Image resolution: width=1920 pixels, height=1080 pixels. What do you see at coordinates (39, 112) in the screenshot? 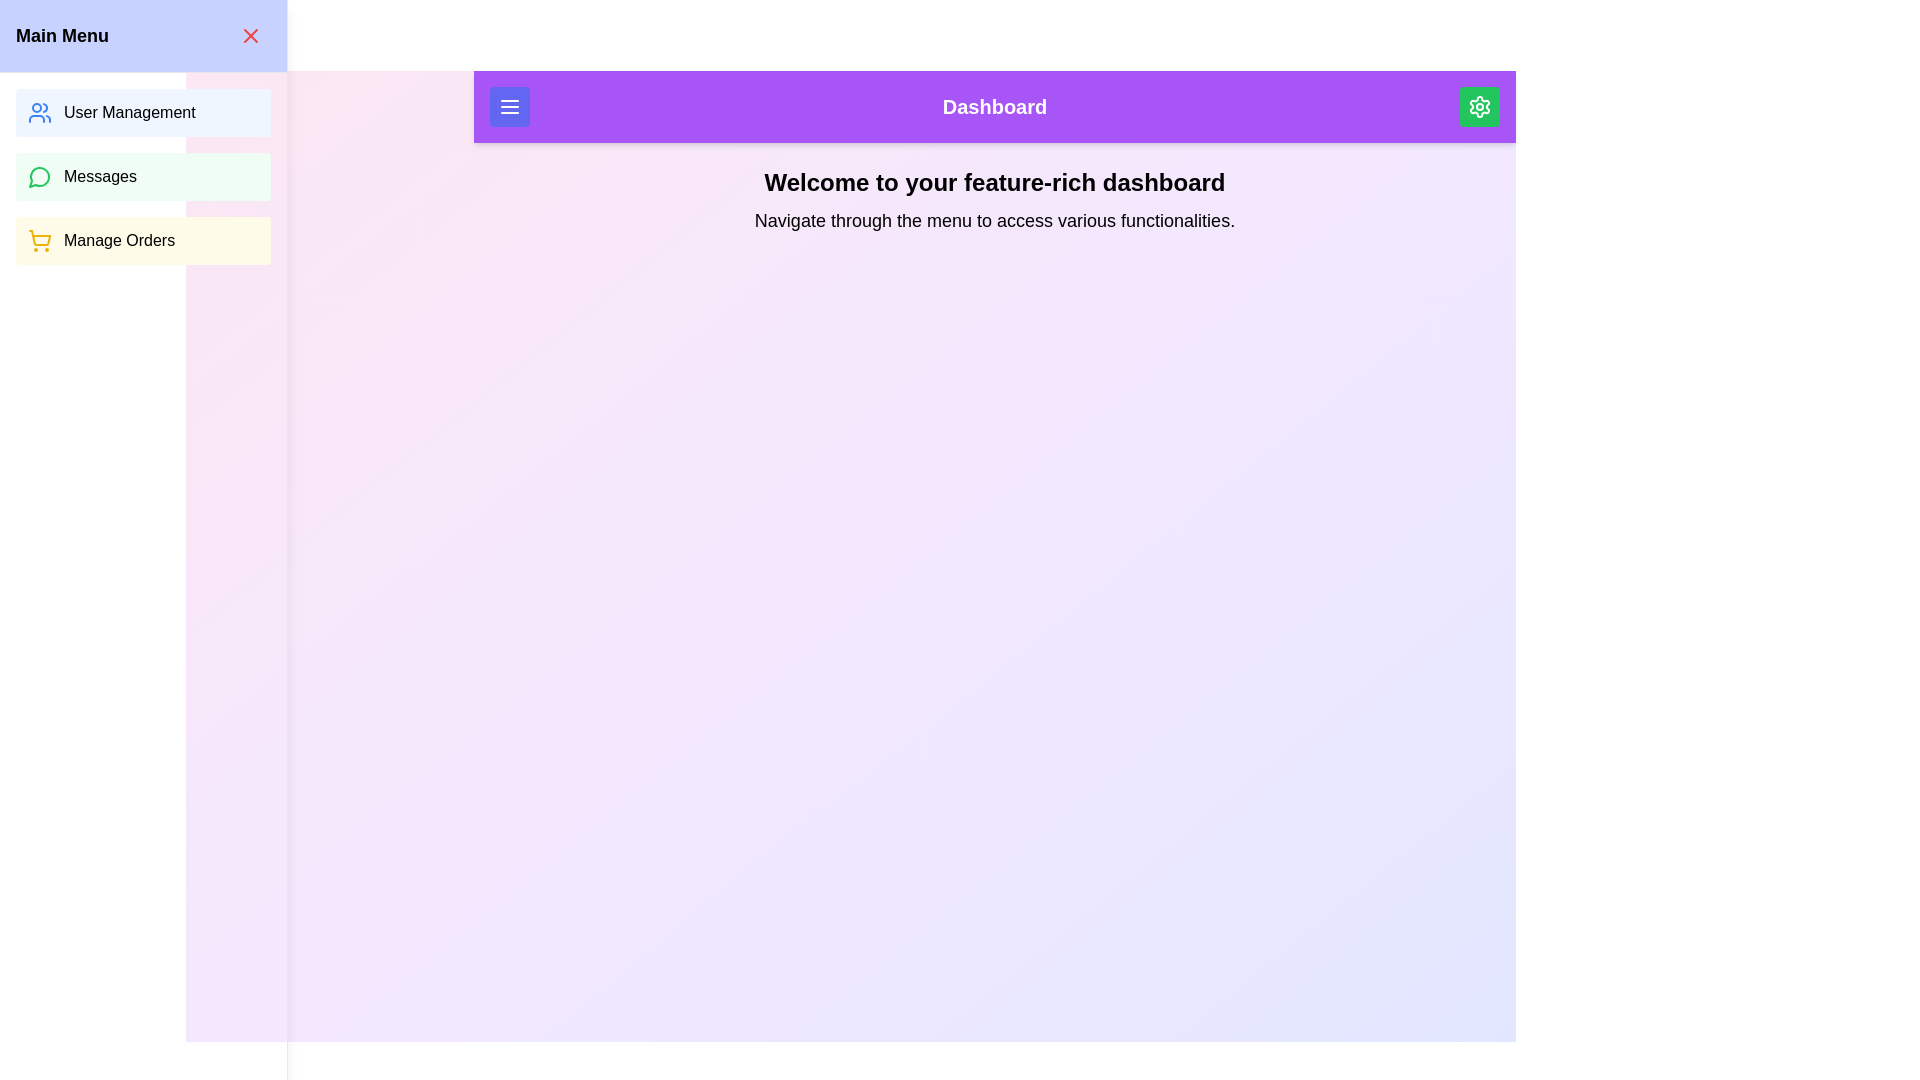
I see `the 'User Management' icon located at the top of the left-hand menu section, before the text 'User Management'` at bounding box center [39, 112].